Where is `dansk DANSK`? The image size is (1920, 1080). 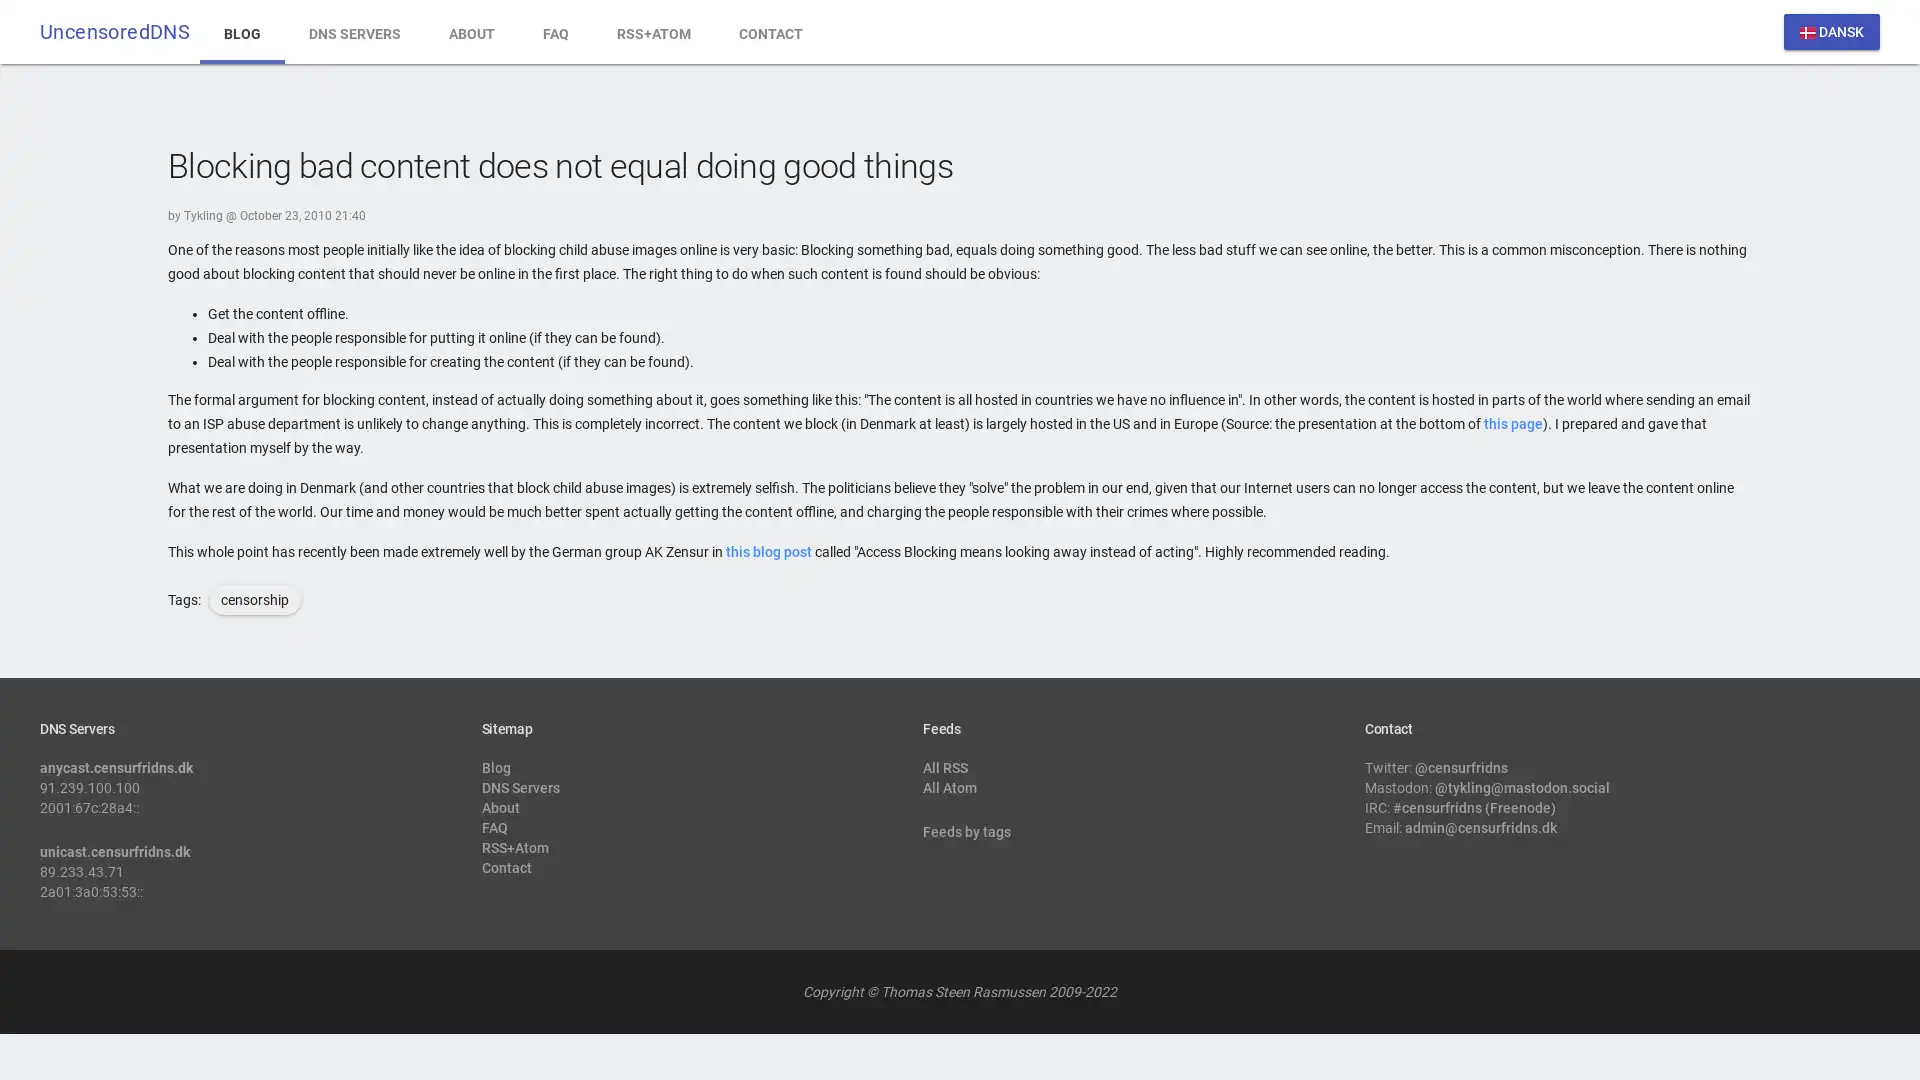 dansk DANSK is located at coordinates (1832, 31).